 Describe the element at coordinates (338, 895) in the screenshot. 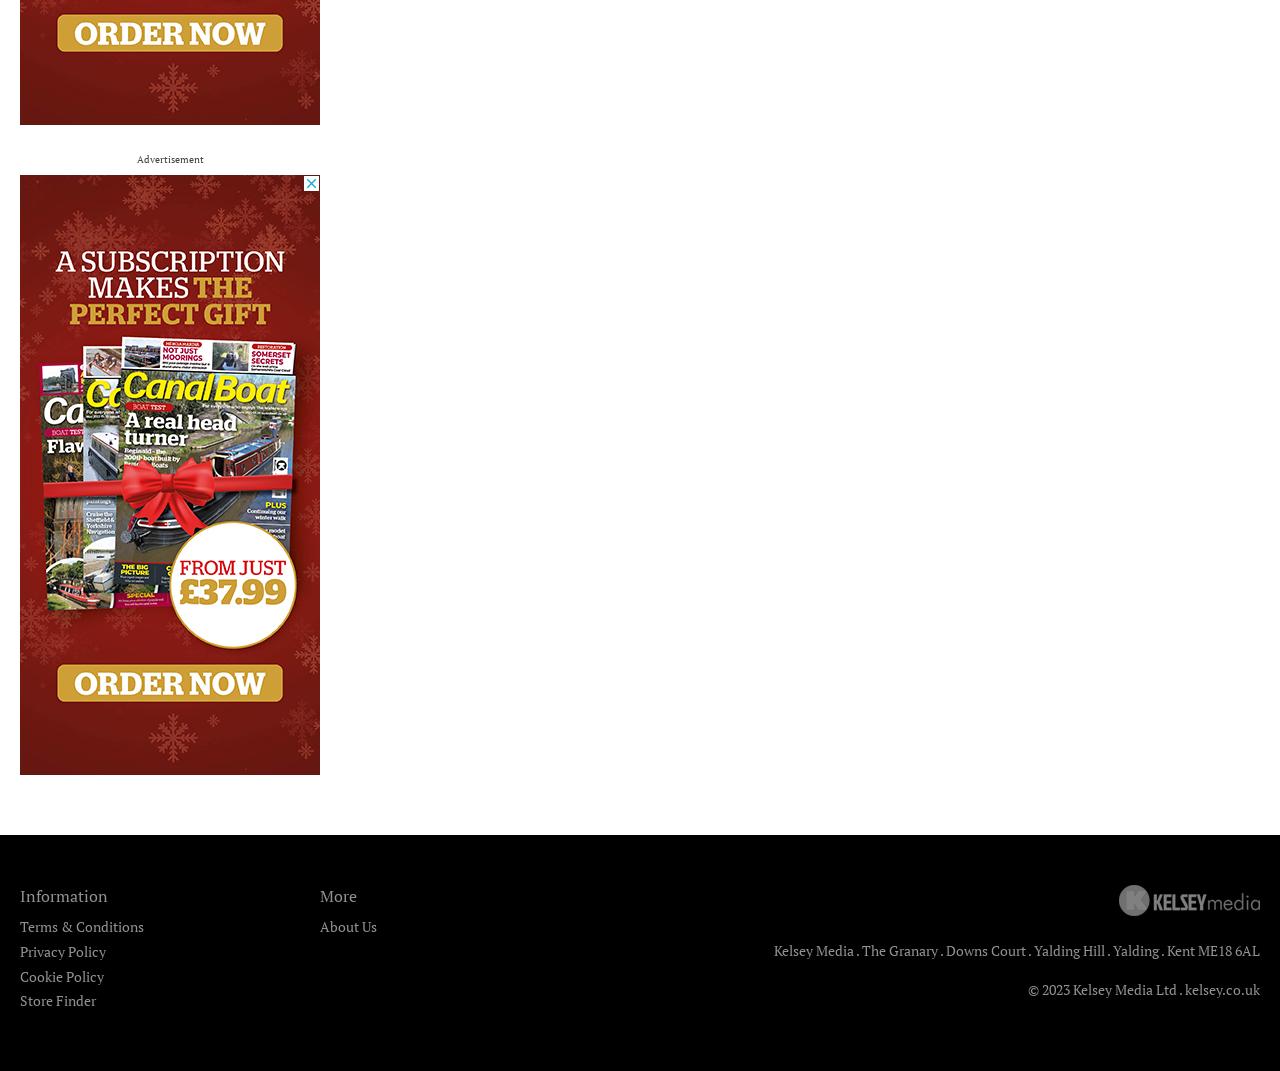

I see `'More'` at that location.